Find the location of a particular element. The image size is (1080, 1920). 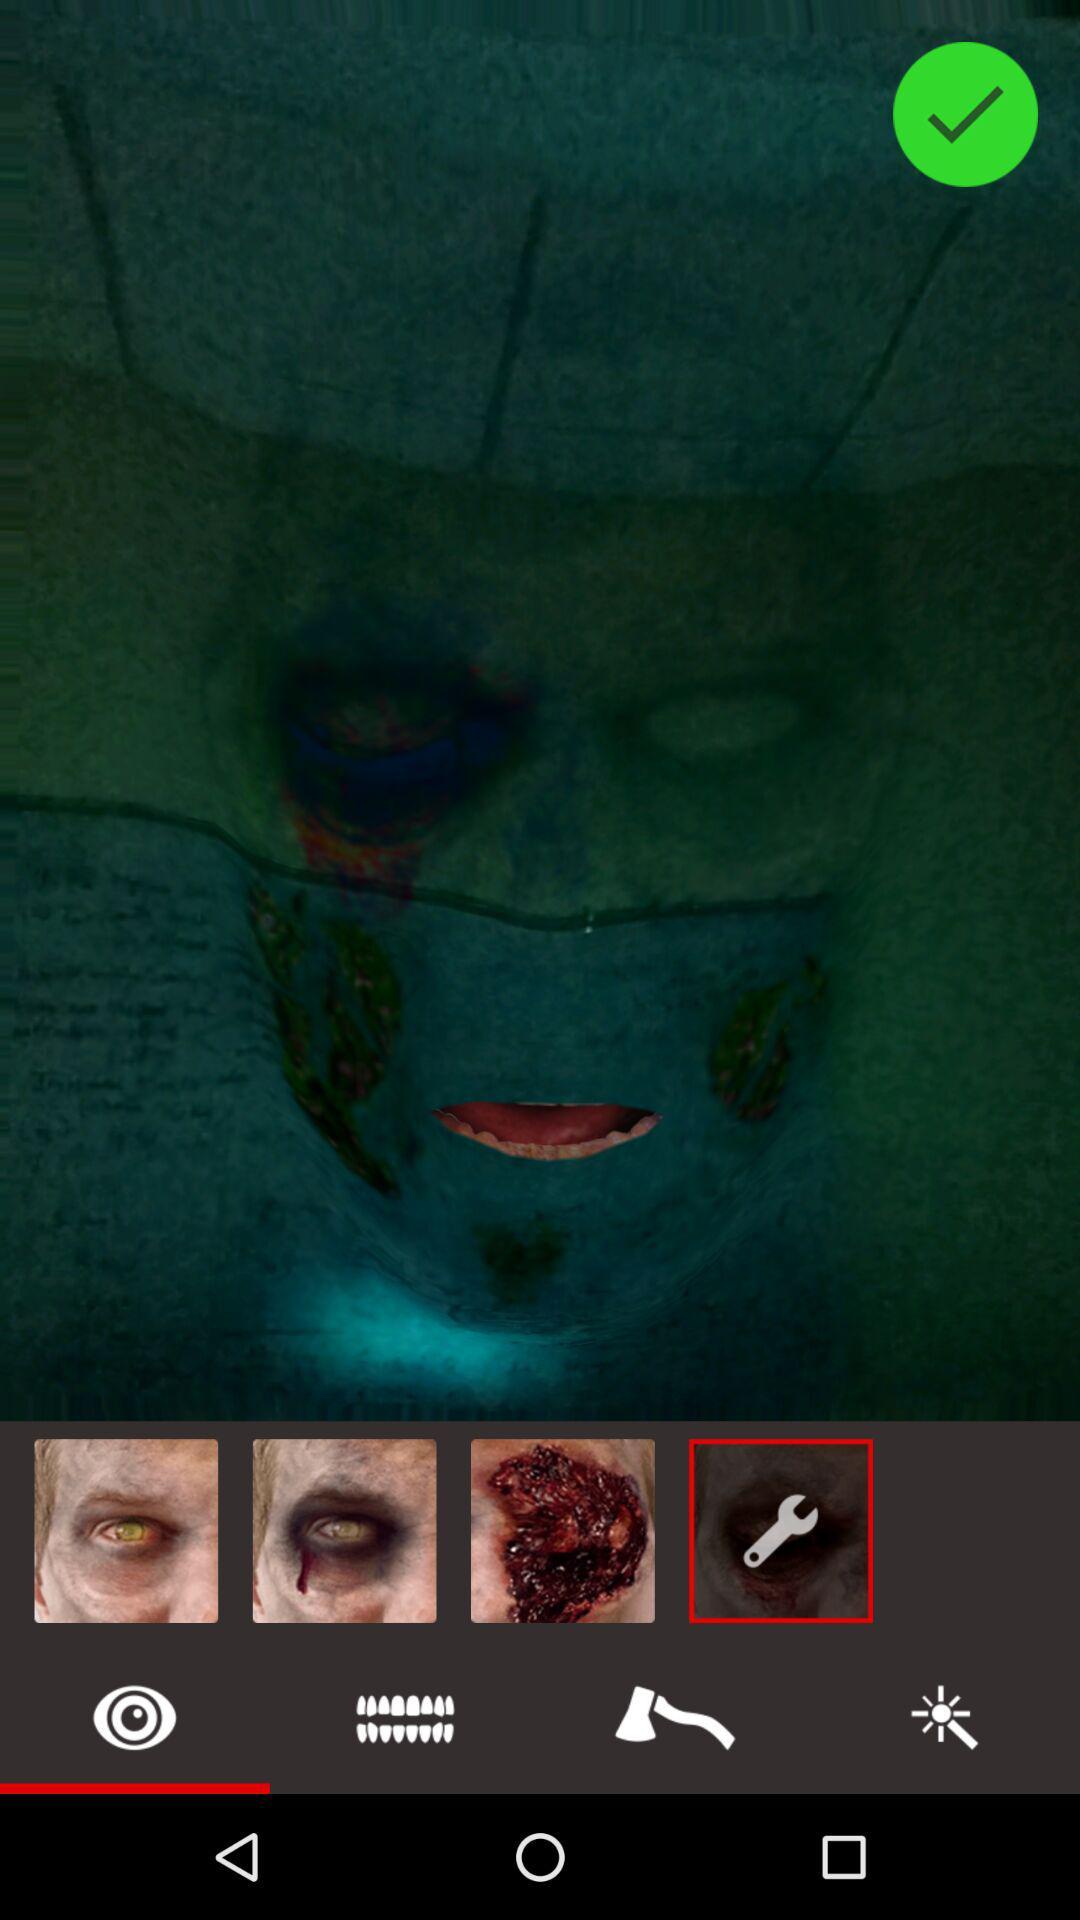

teeth style is located at coordinates (405, 1716).